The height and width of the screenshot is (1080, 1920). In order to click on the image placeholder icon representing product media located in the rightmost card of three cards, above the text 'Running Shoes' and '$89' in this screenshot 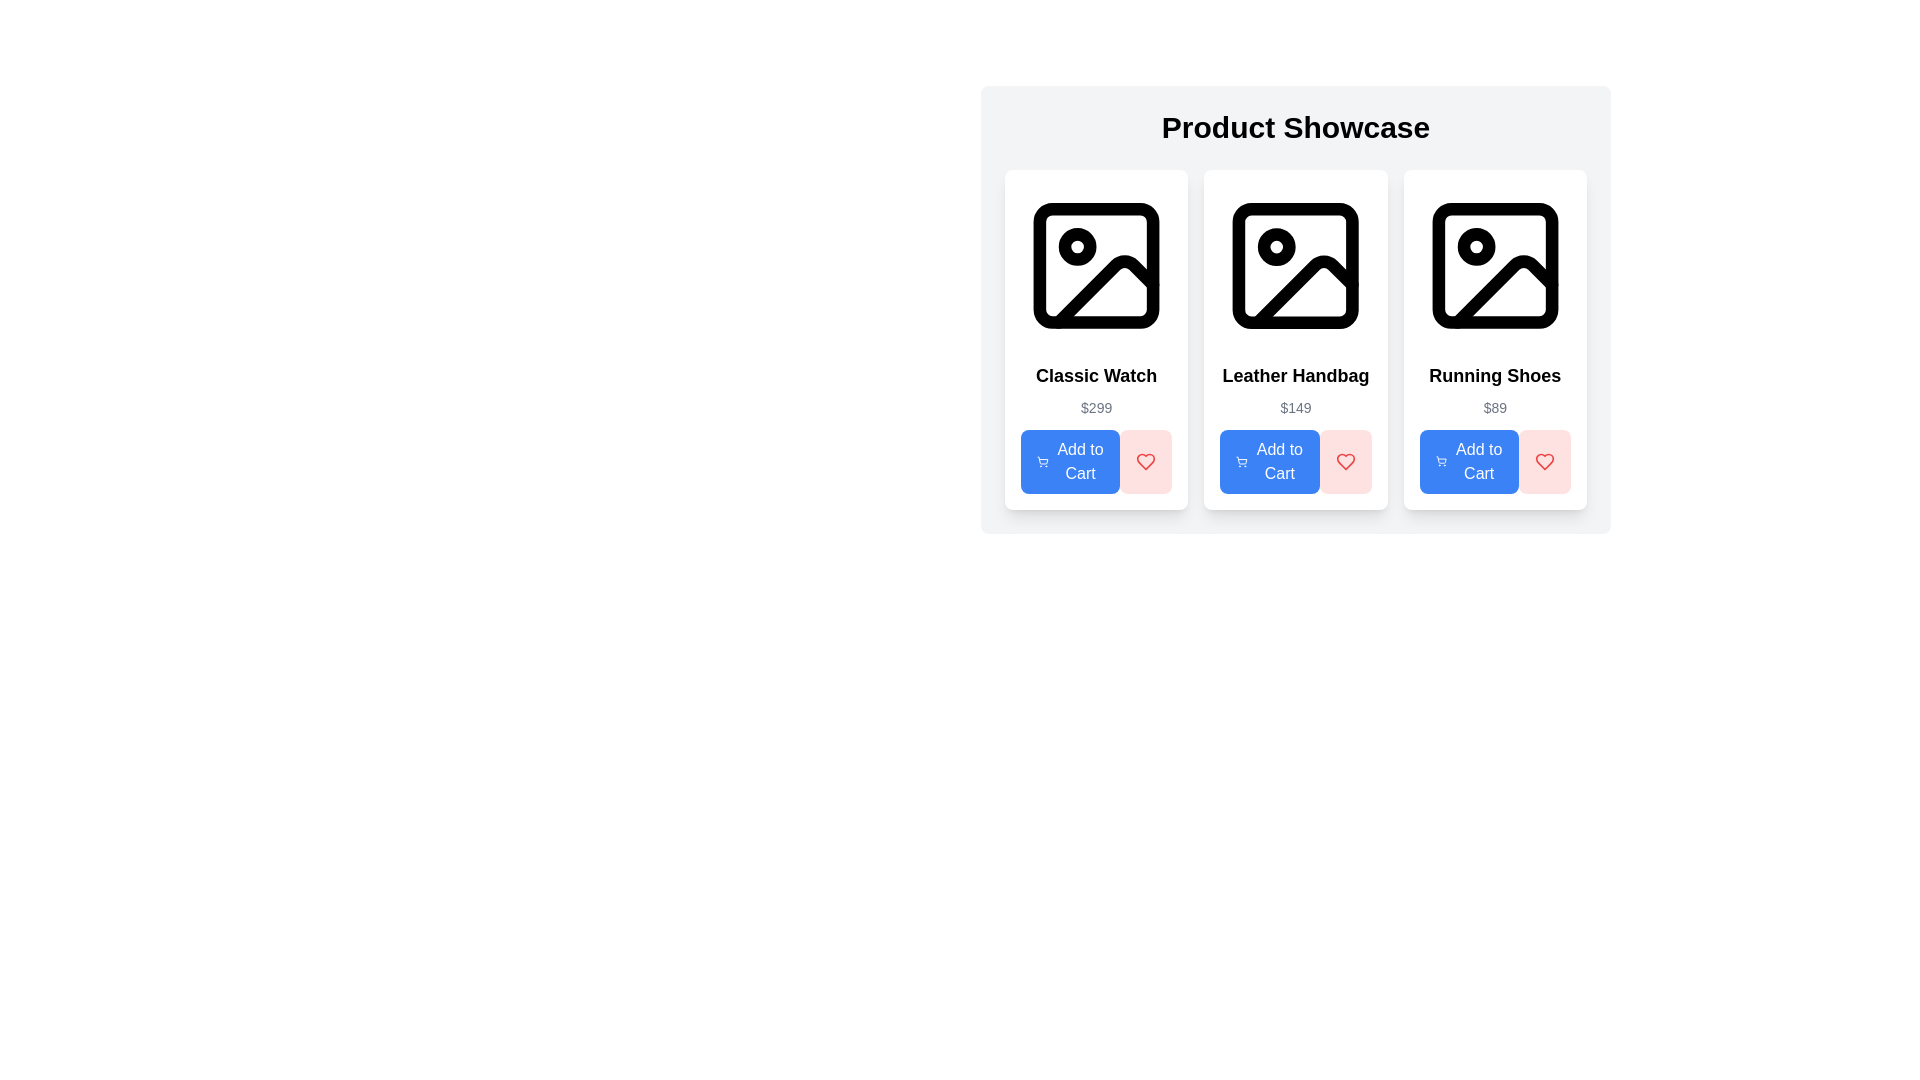, I will do `click(1495, 265)`.